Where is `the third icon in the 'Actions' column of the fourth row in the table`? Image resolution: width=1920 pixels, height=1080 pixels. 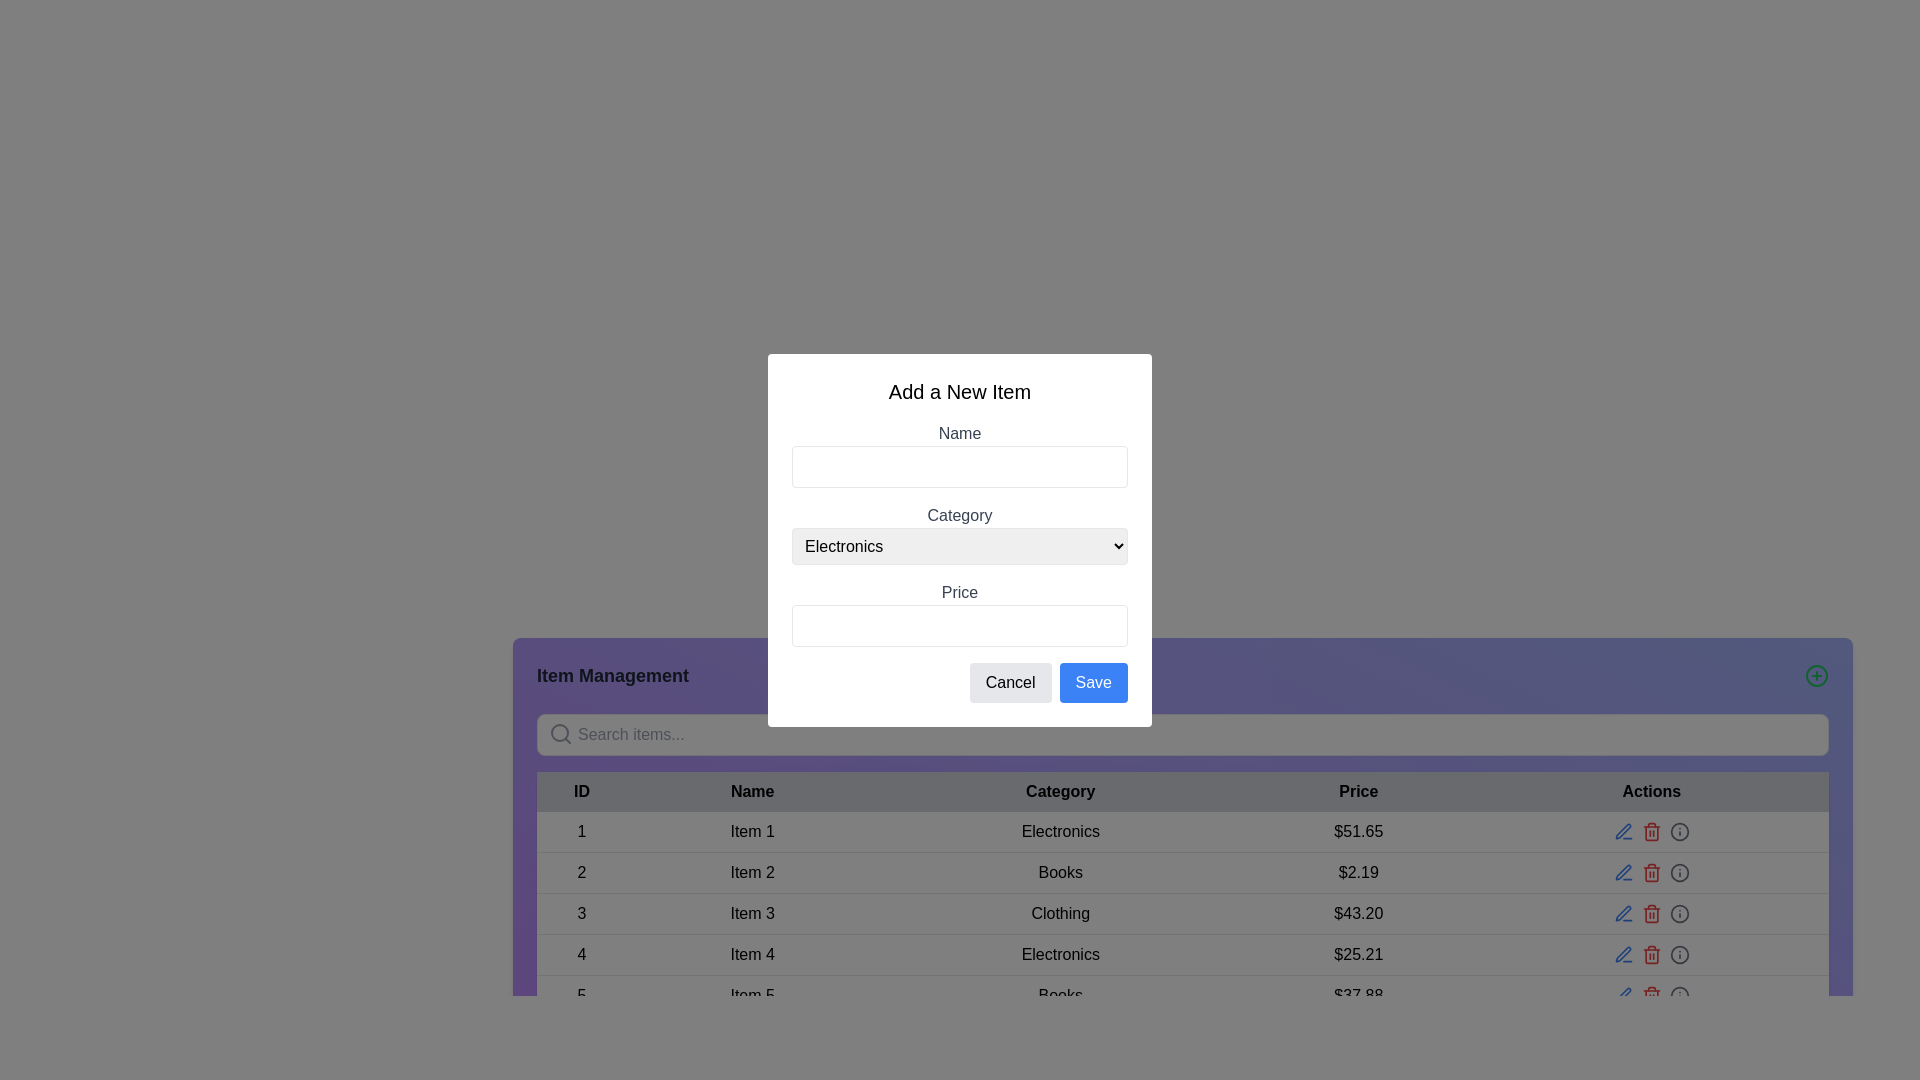 the third icon in the 'Actions' column of the fourth row in the table is located at coordinates (1679, 954).